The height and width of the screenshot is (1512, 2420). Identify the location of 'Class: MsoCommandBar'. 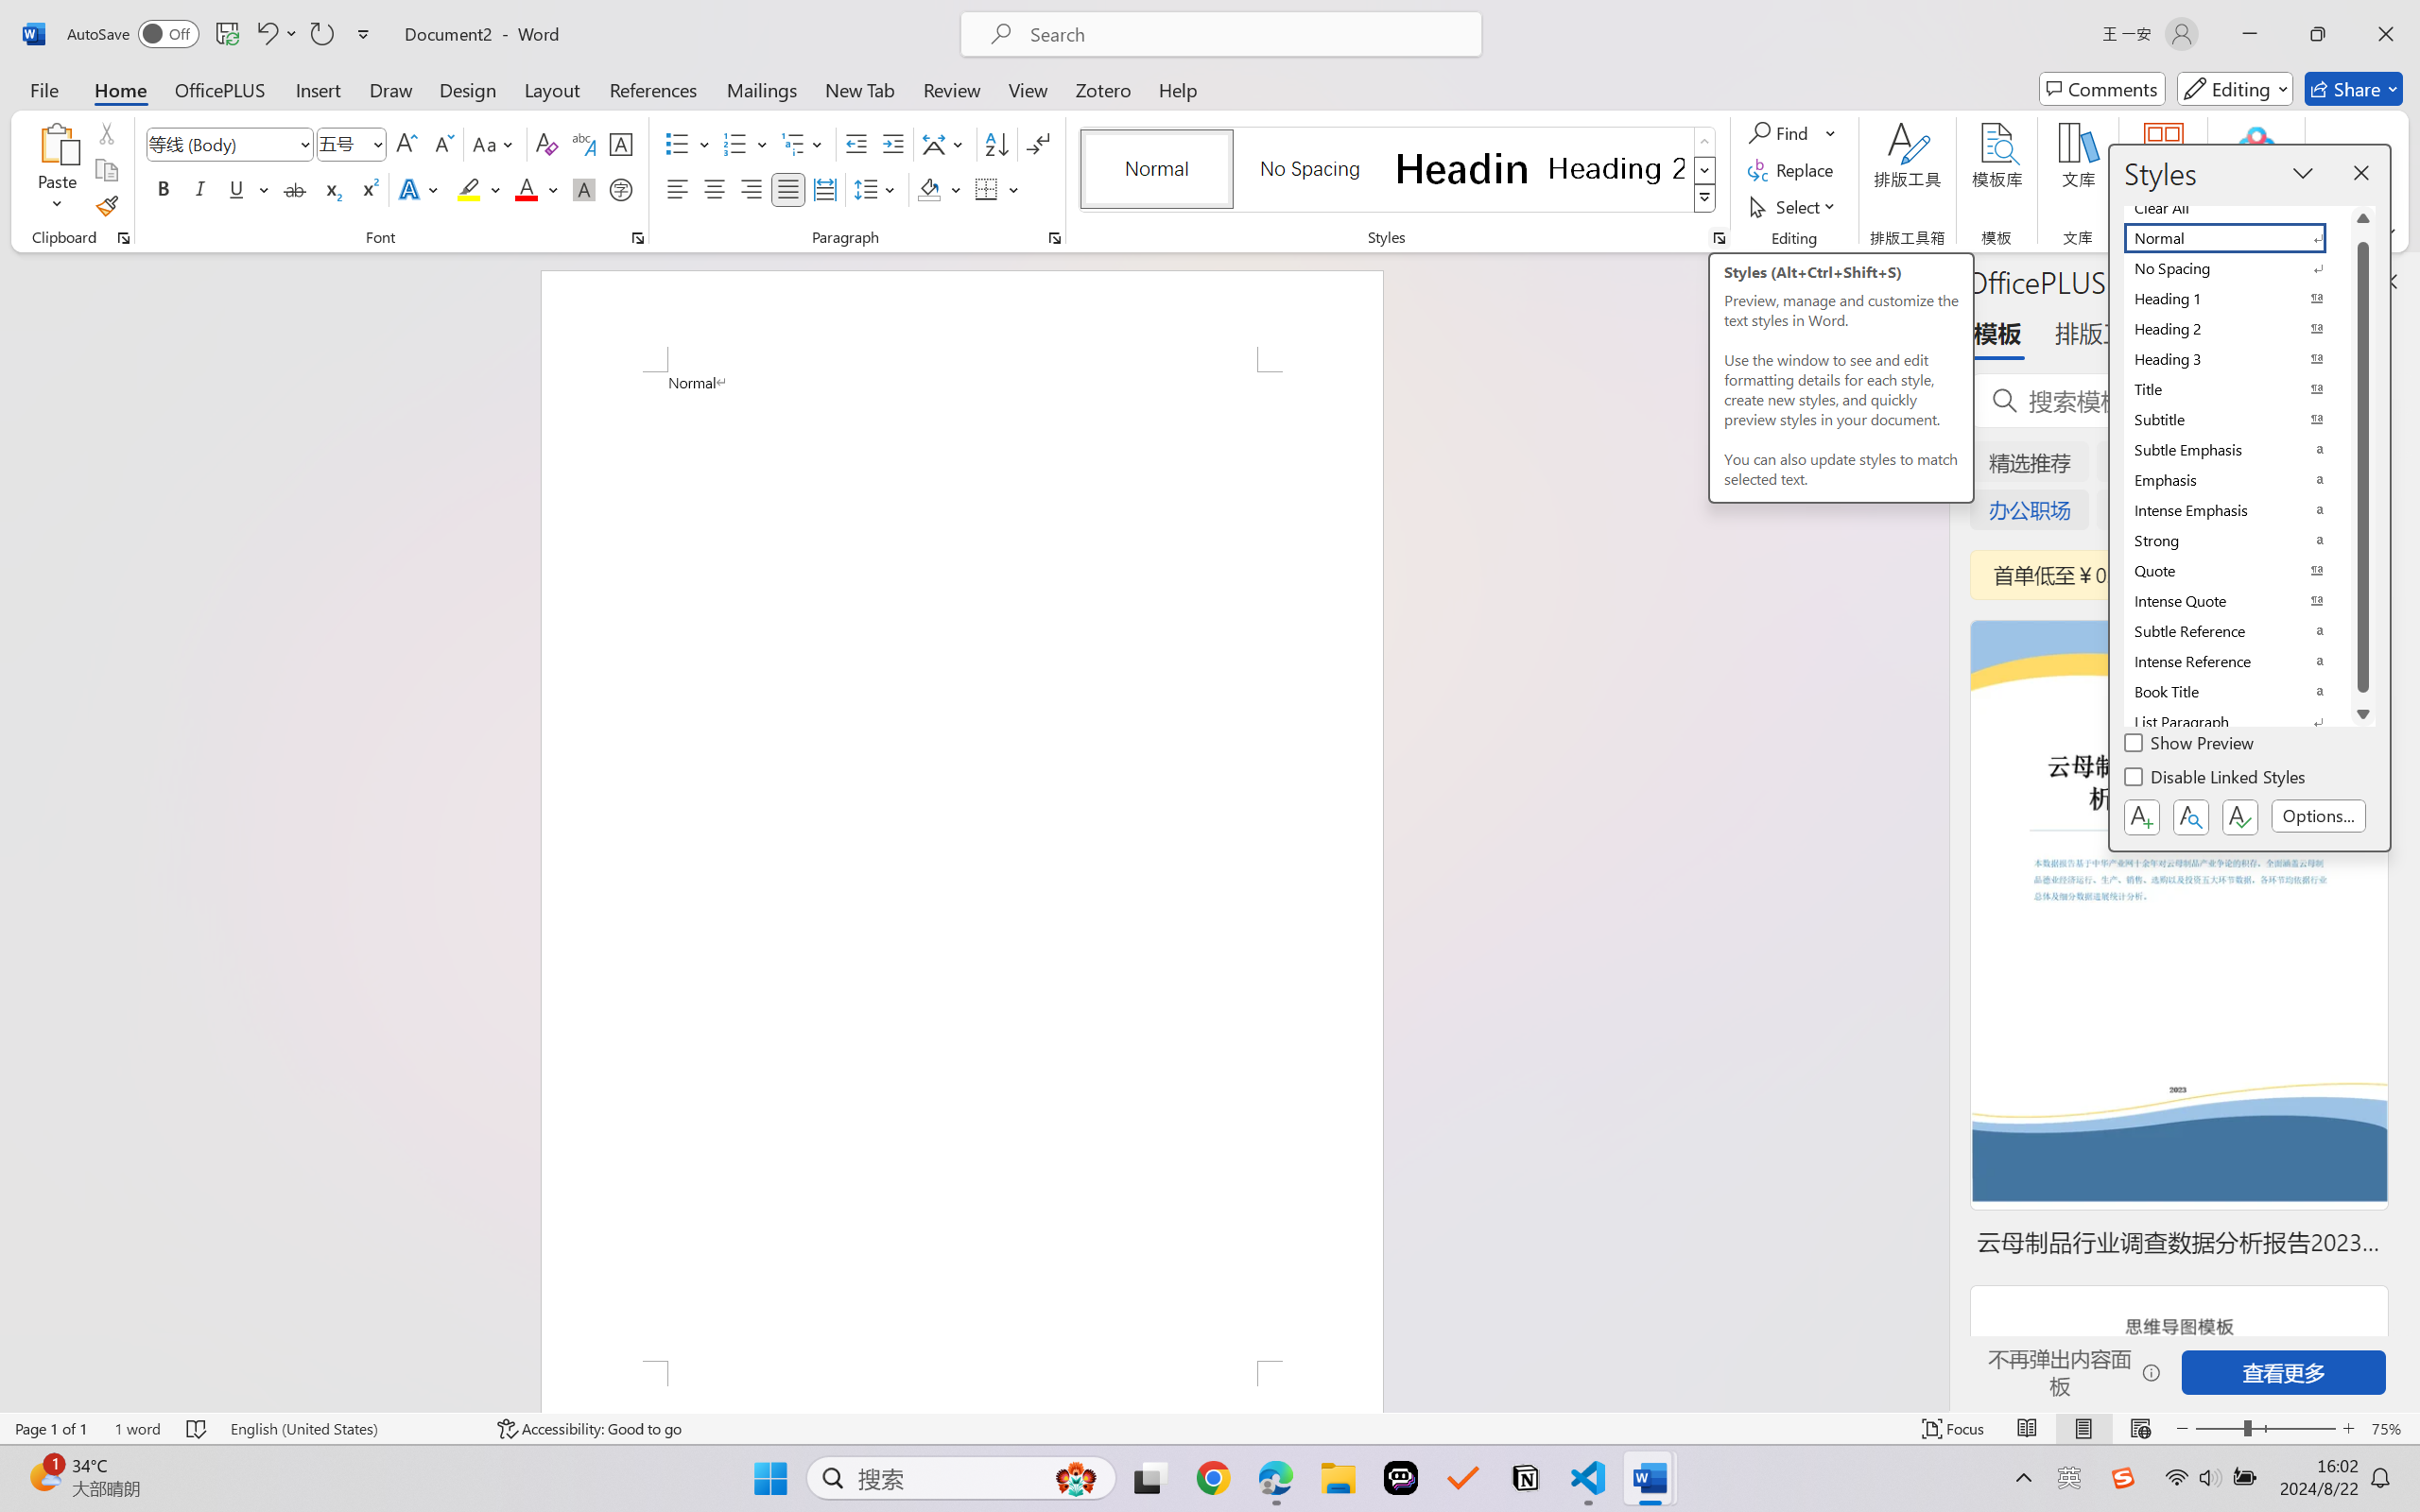
(1210, 1428).